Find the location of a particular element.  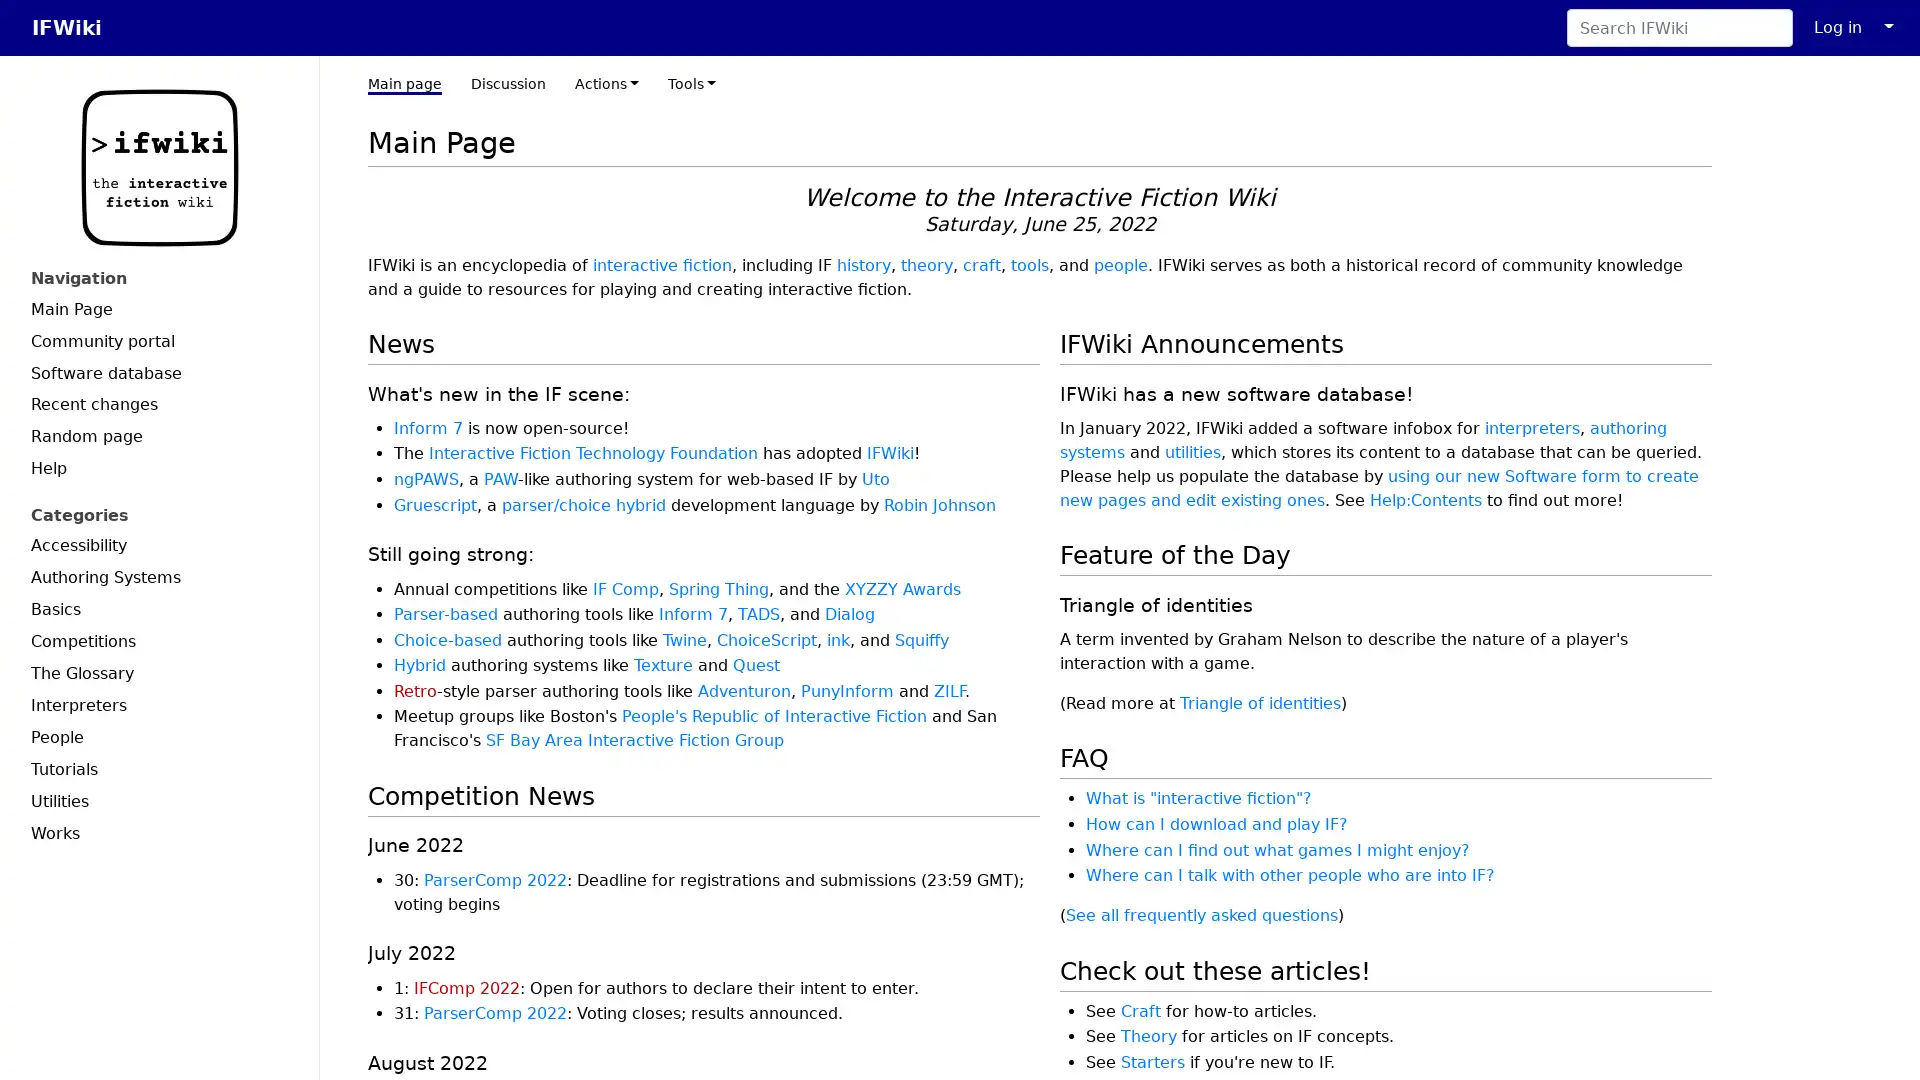

Categories is located at coordinates (158, 514).